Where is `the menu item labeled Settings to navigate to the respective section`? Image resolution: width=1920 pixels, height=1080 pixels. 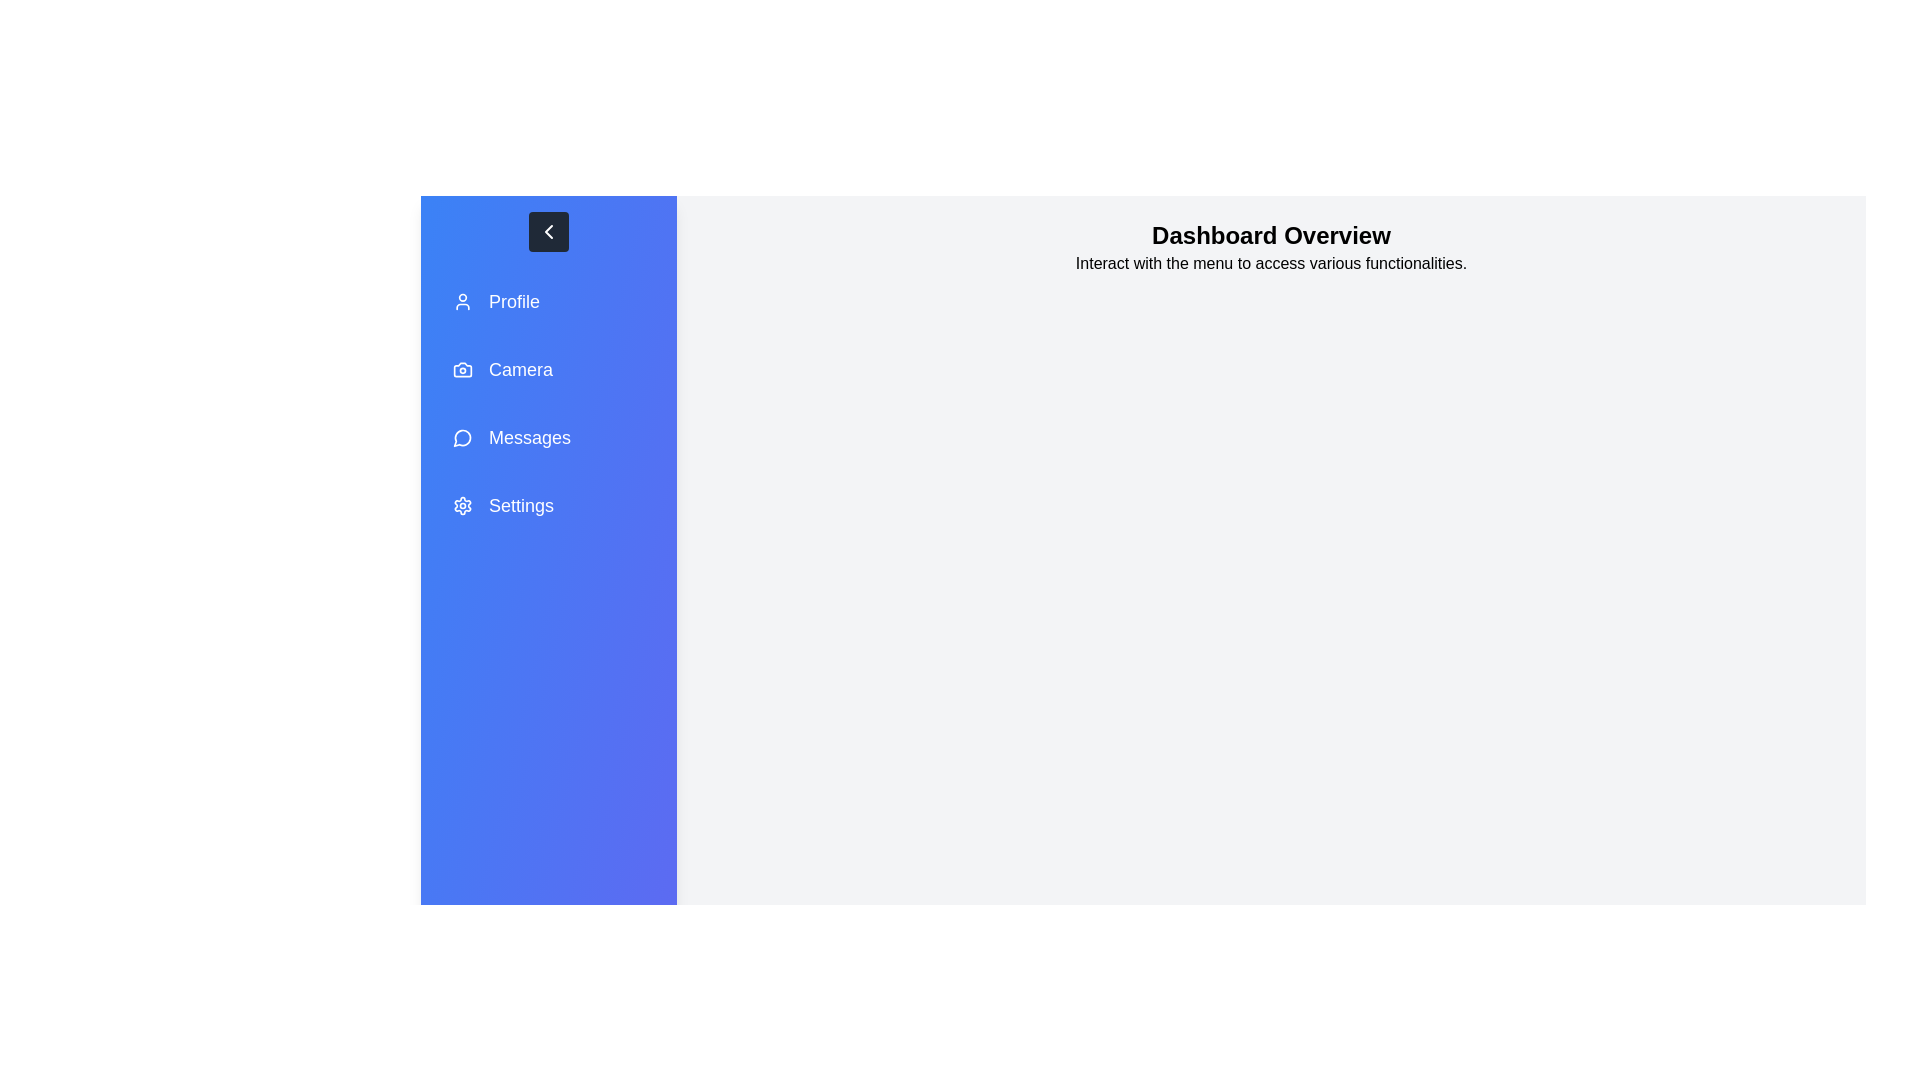 the menu item labeled Settings to navigate to the respective section is located at coordinates (548, 504).